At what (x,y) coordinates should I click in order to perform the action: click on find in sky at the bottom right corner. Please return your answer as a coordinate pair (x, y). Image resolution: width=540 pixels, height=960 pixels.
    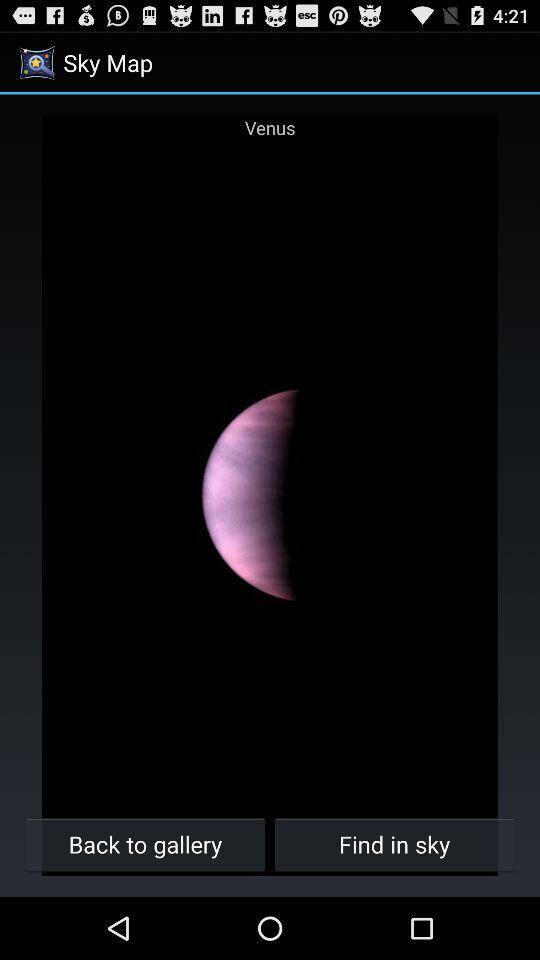
    Looking at the image, I should click on (394, 843).